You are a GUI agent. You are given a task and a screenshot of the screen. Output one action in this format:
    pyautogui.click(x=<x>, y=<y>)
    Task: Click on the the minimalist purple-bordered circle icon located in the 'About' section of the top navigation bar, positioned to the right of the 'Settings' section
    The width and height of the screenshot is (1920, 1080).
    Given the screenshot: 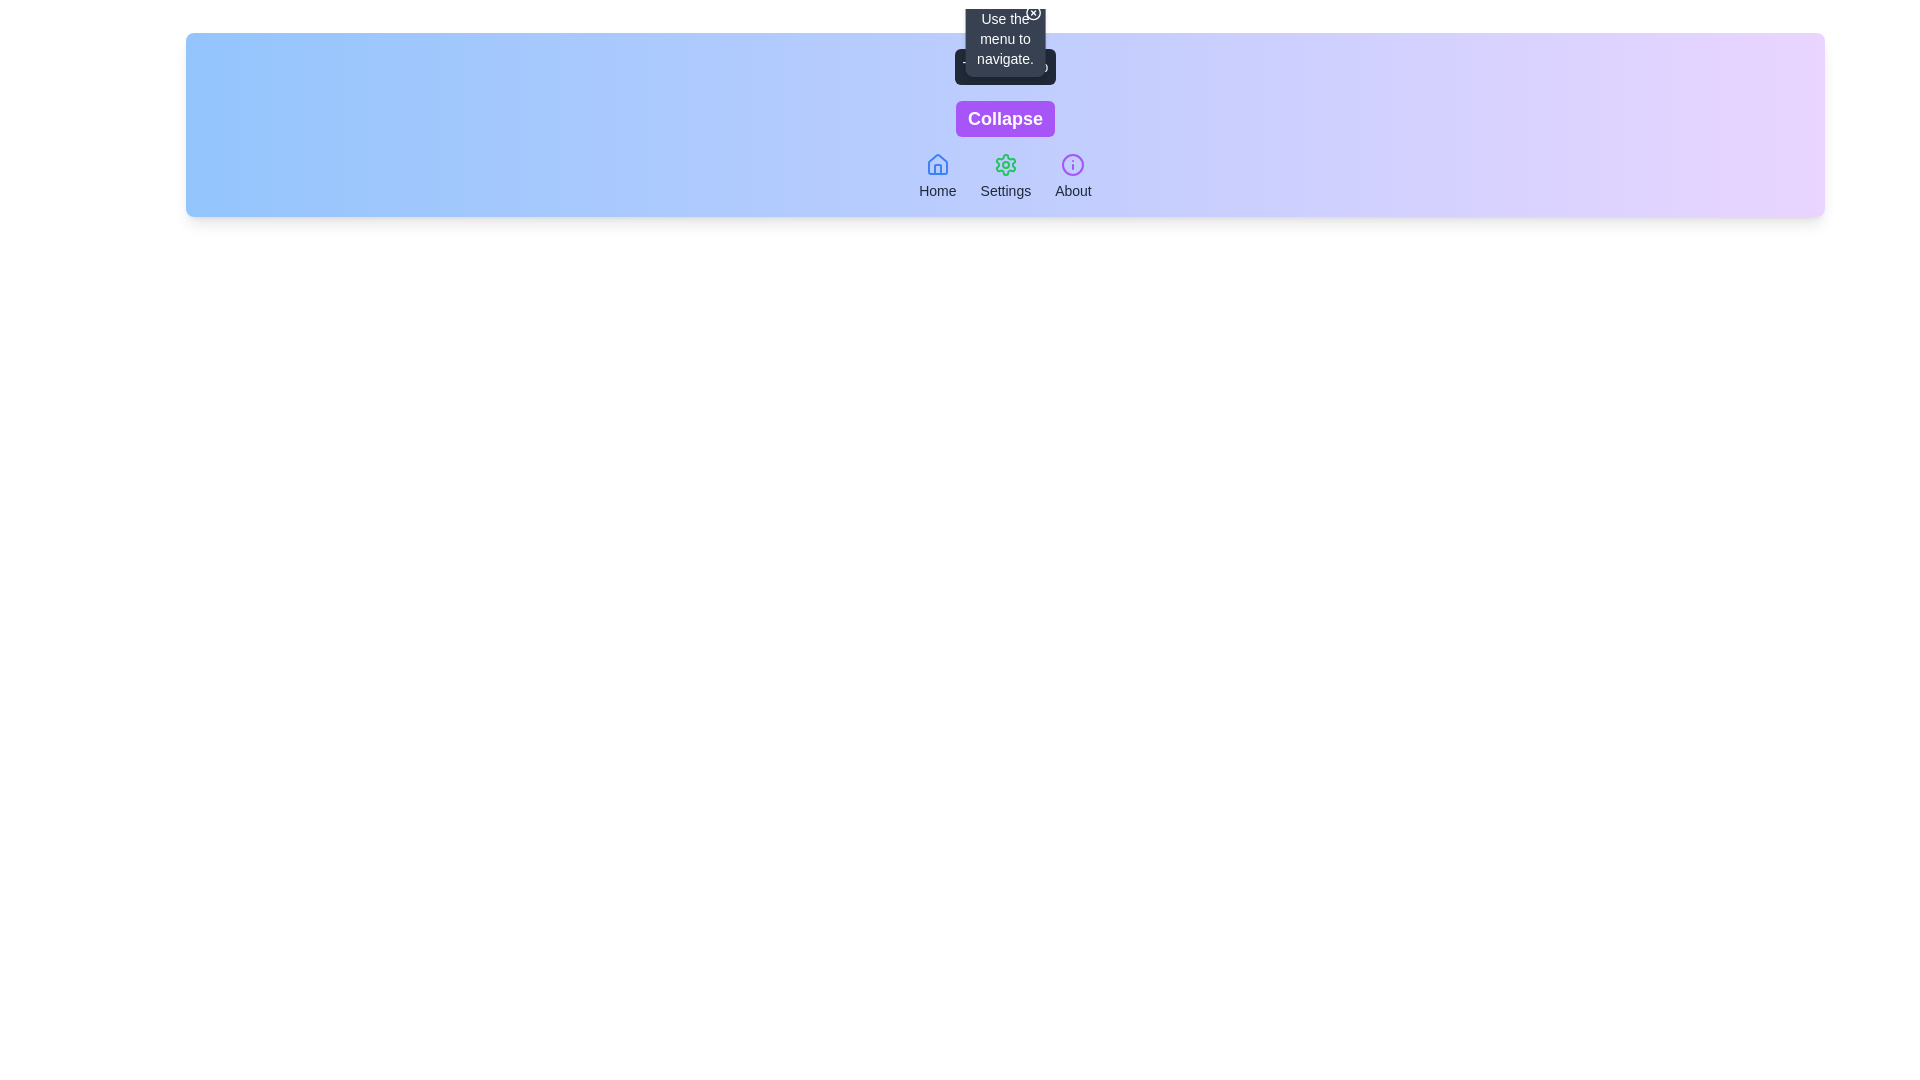 What is the action you would take?
    pyautogui.click(x=1072, y=164)
    